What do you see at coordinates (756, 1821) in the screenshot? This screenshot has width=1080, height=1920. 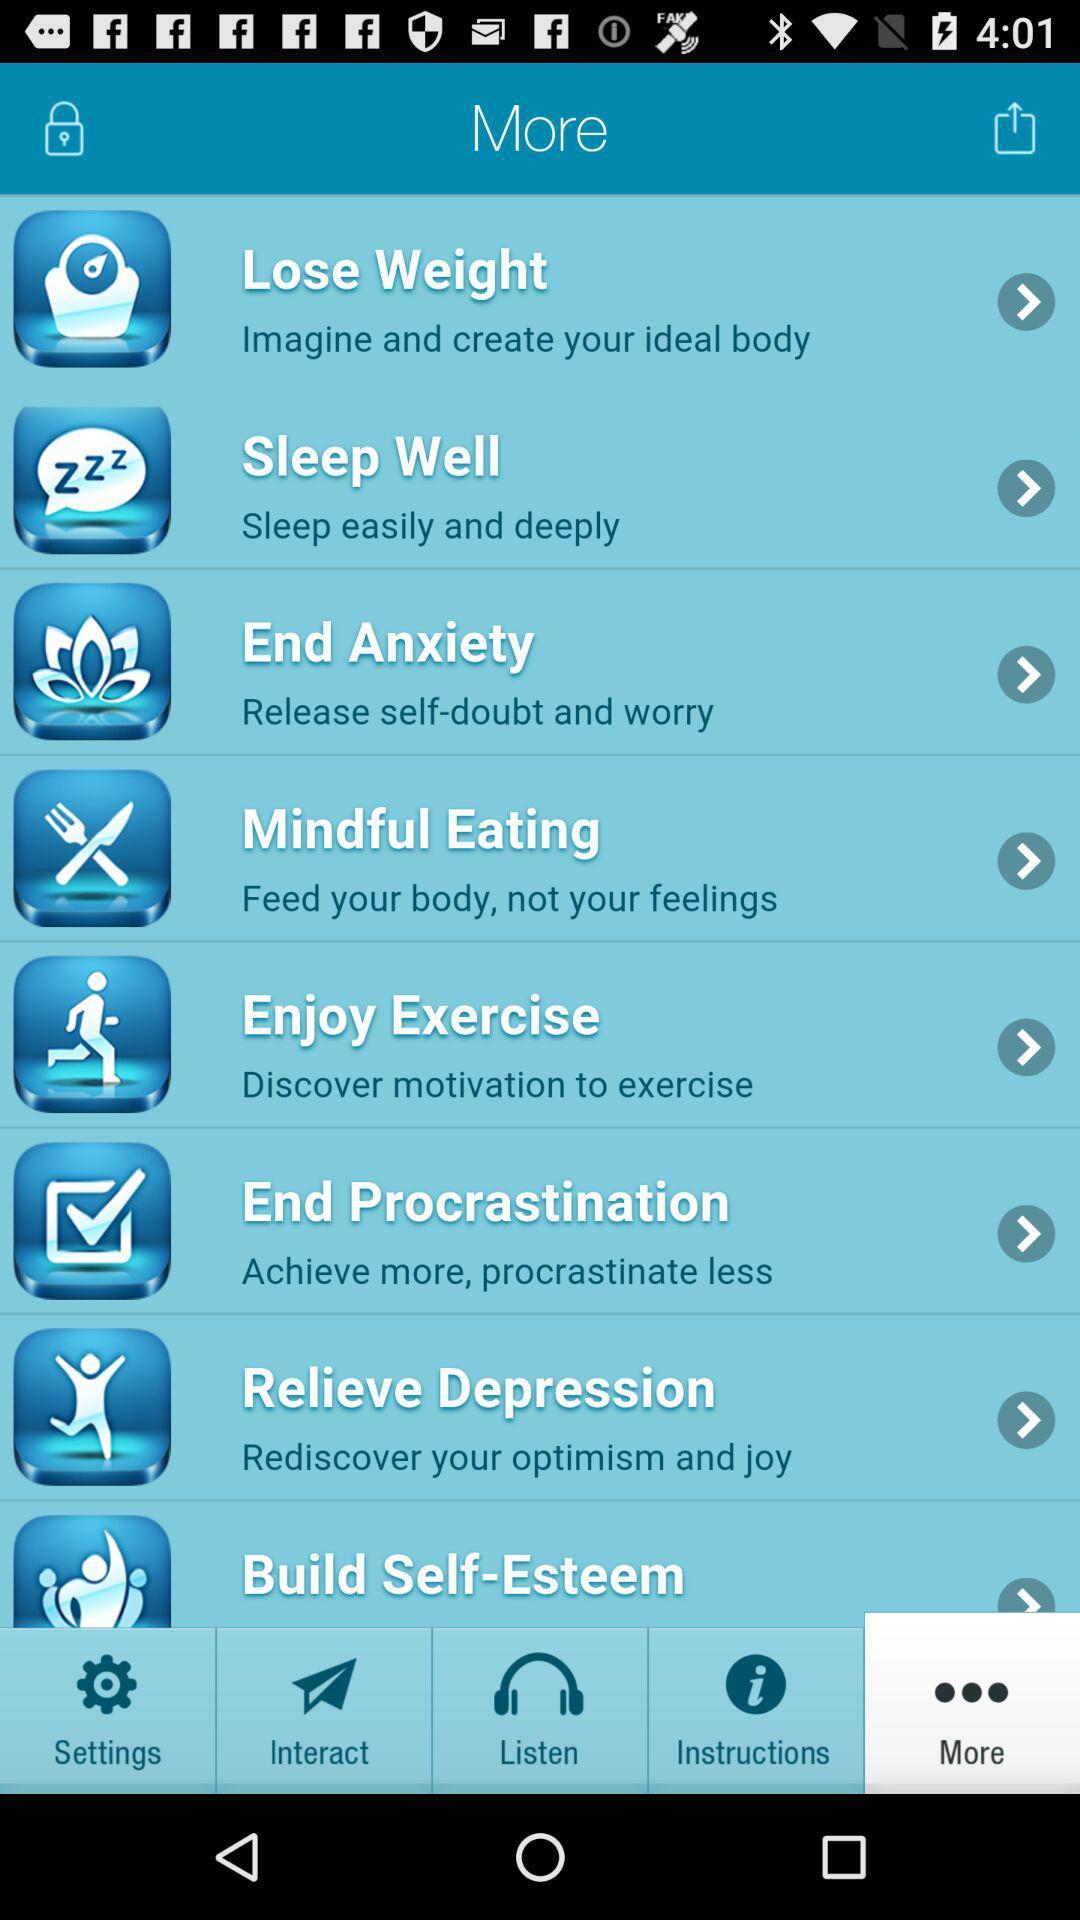 I see `the info icon` at bounding box center [756, 1821].